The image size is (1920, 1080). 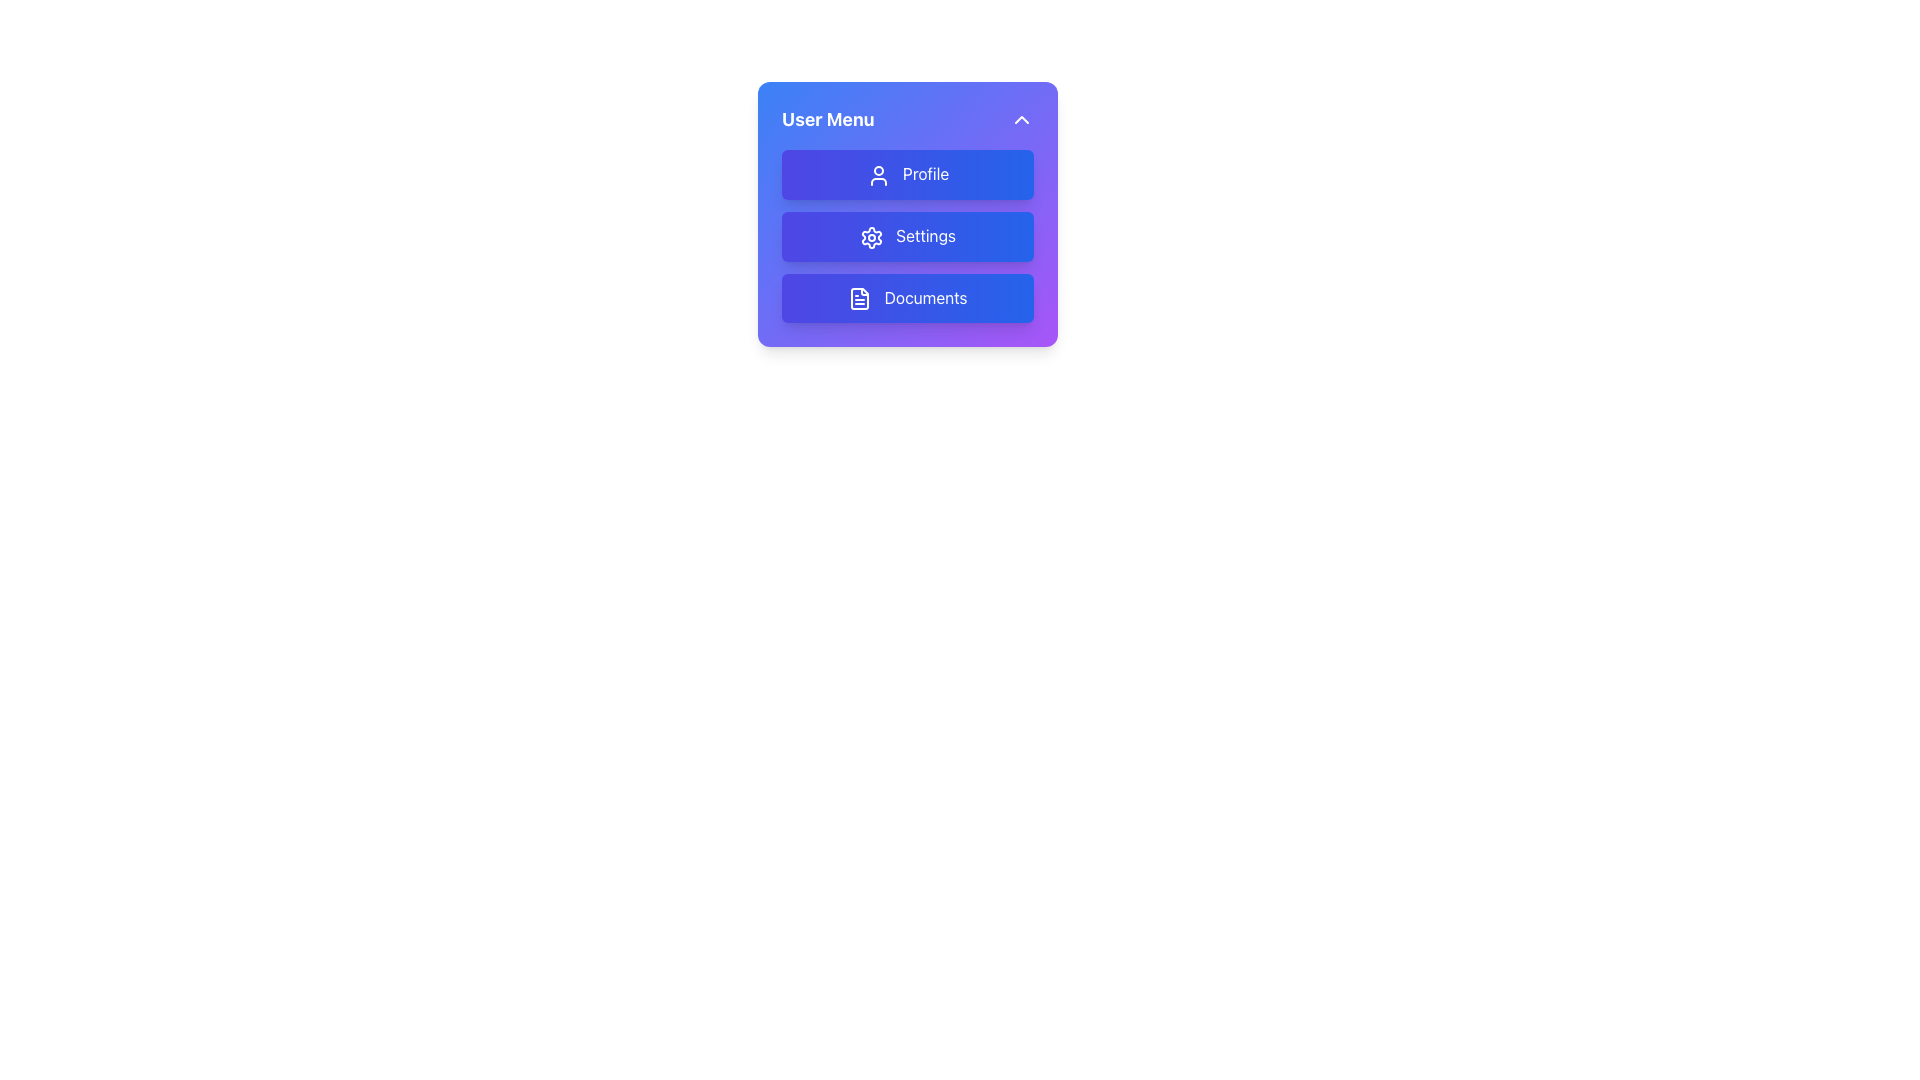 I want to click on the 'User Menu' text label element, which is styled with a bold and large font size and located in the top-left section of the menu interface, so click(x=828, y=119).